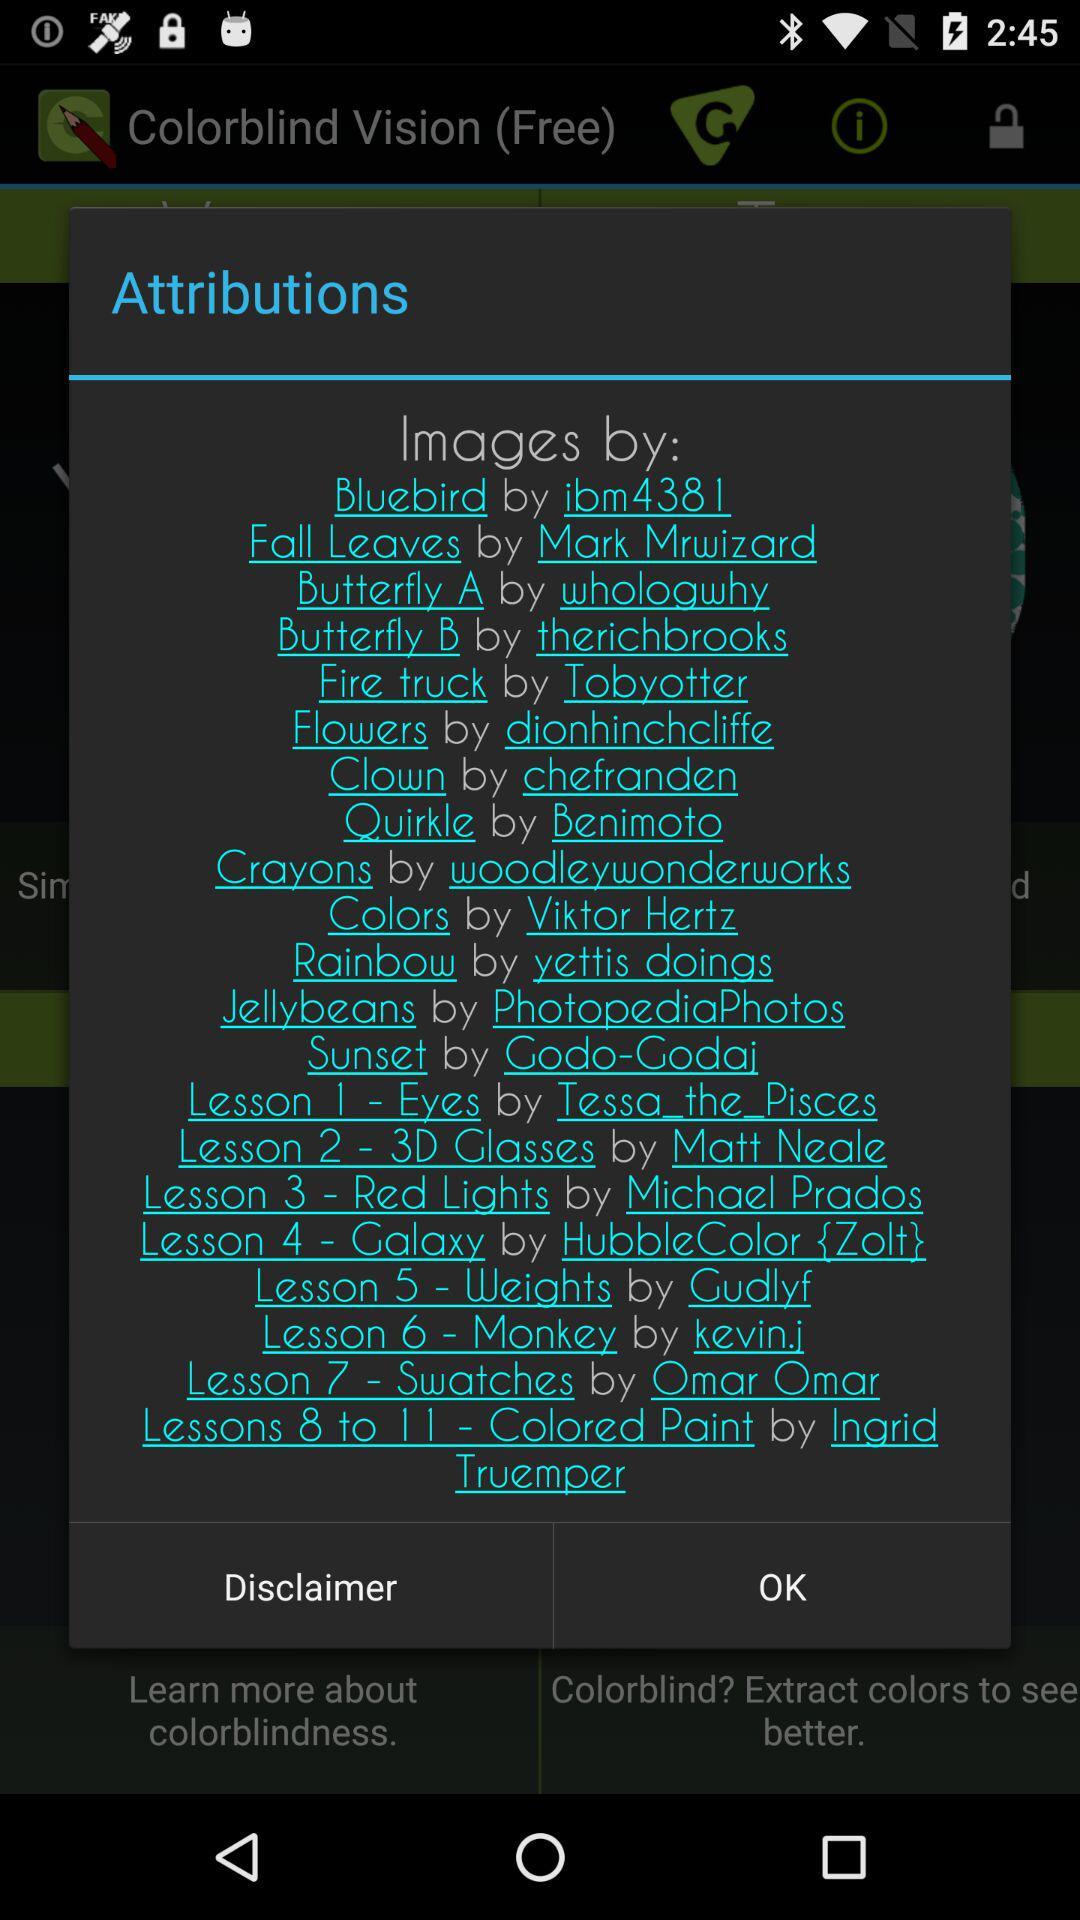  I want to click on the disclaimer button, so click(310, 1585).